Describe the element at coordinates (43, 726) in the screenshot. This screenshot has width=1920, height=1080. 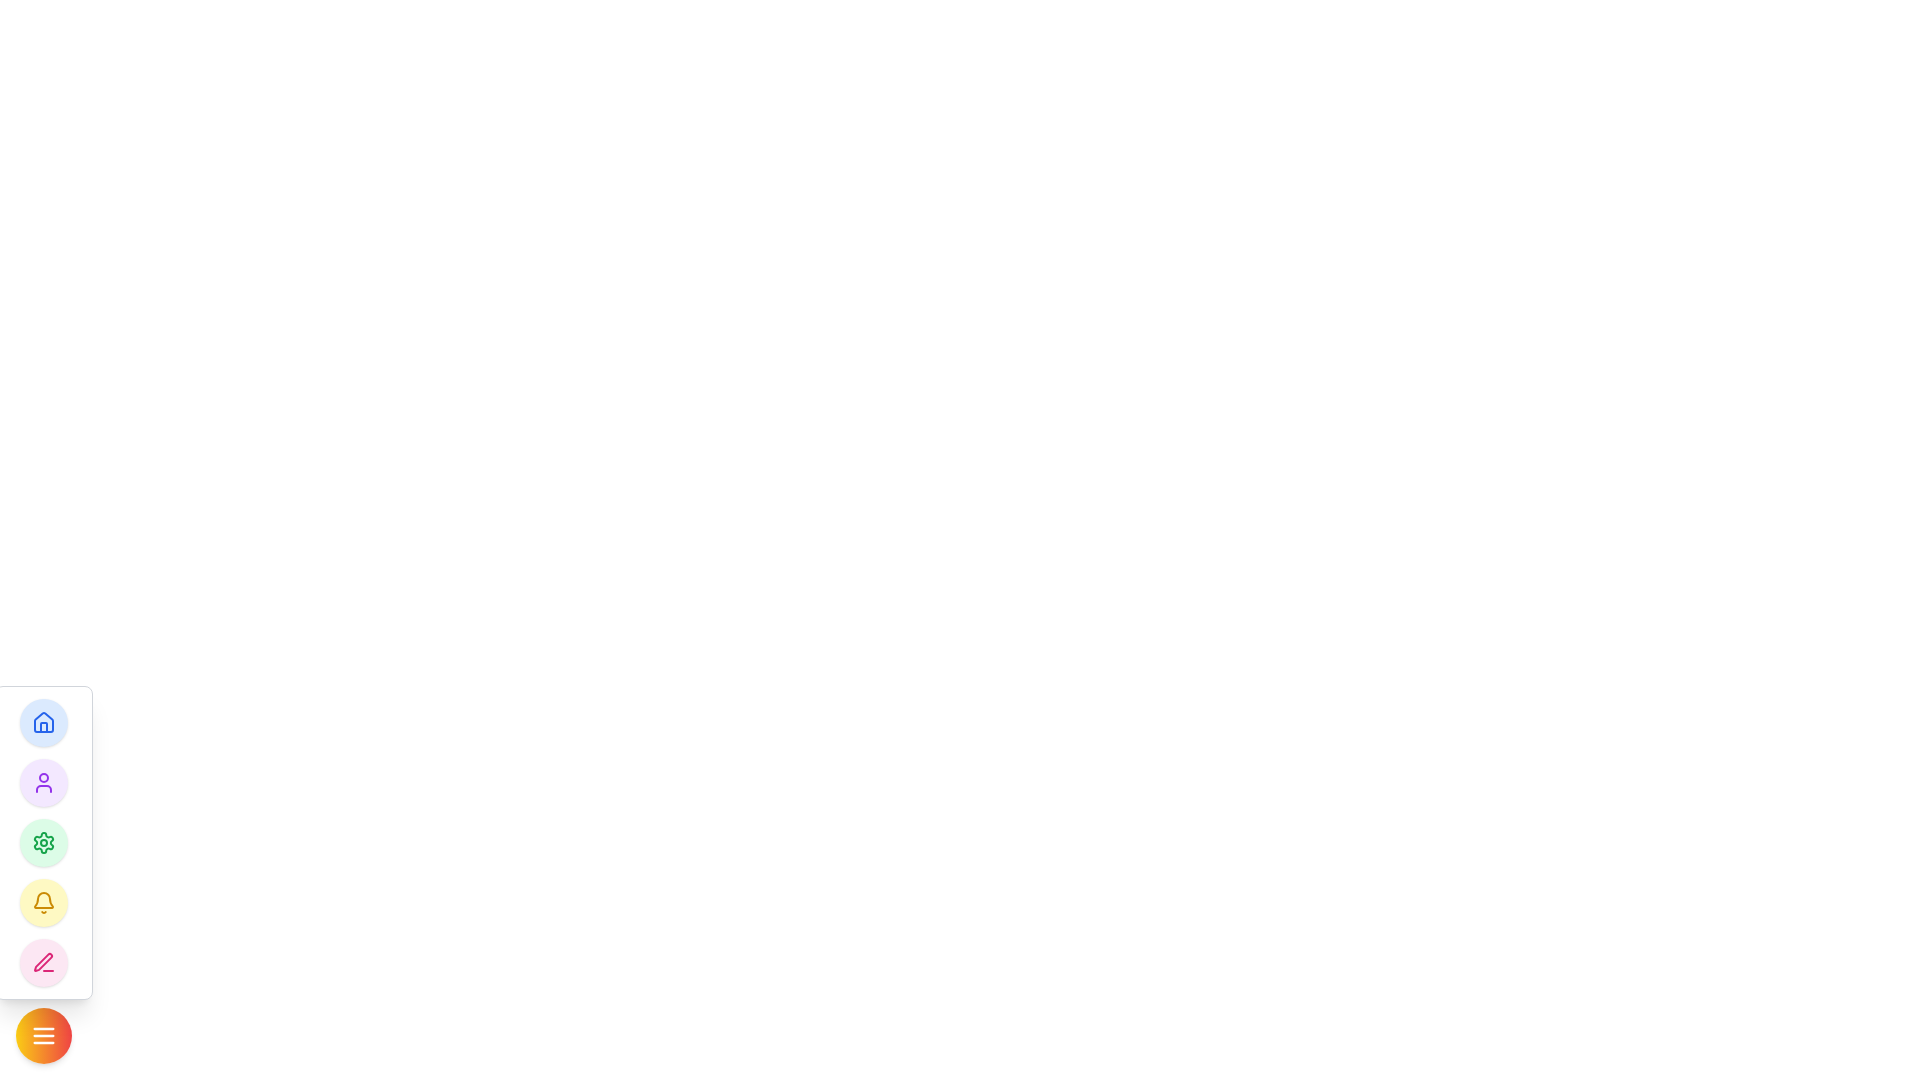
I see `the home icon located at the uppermost position in the vertical column of rounded icons on the left side of the interface` at that location.